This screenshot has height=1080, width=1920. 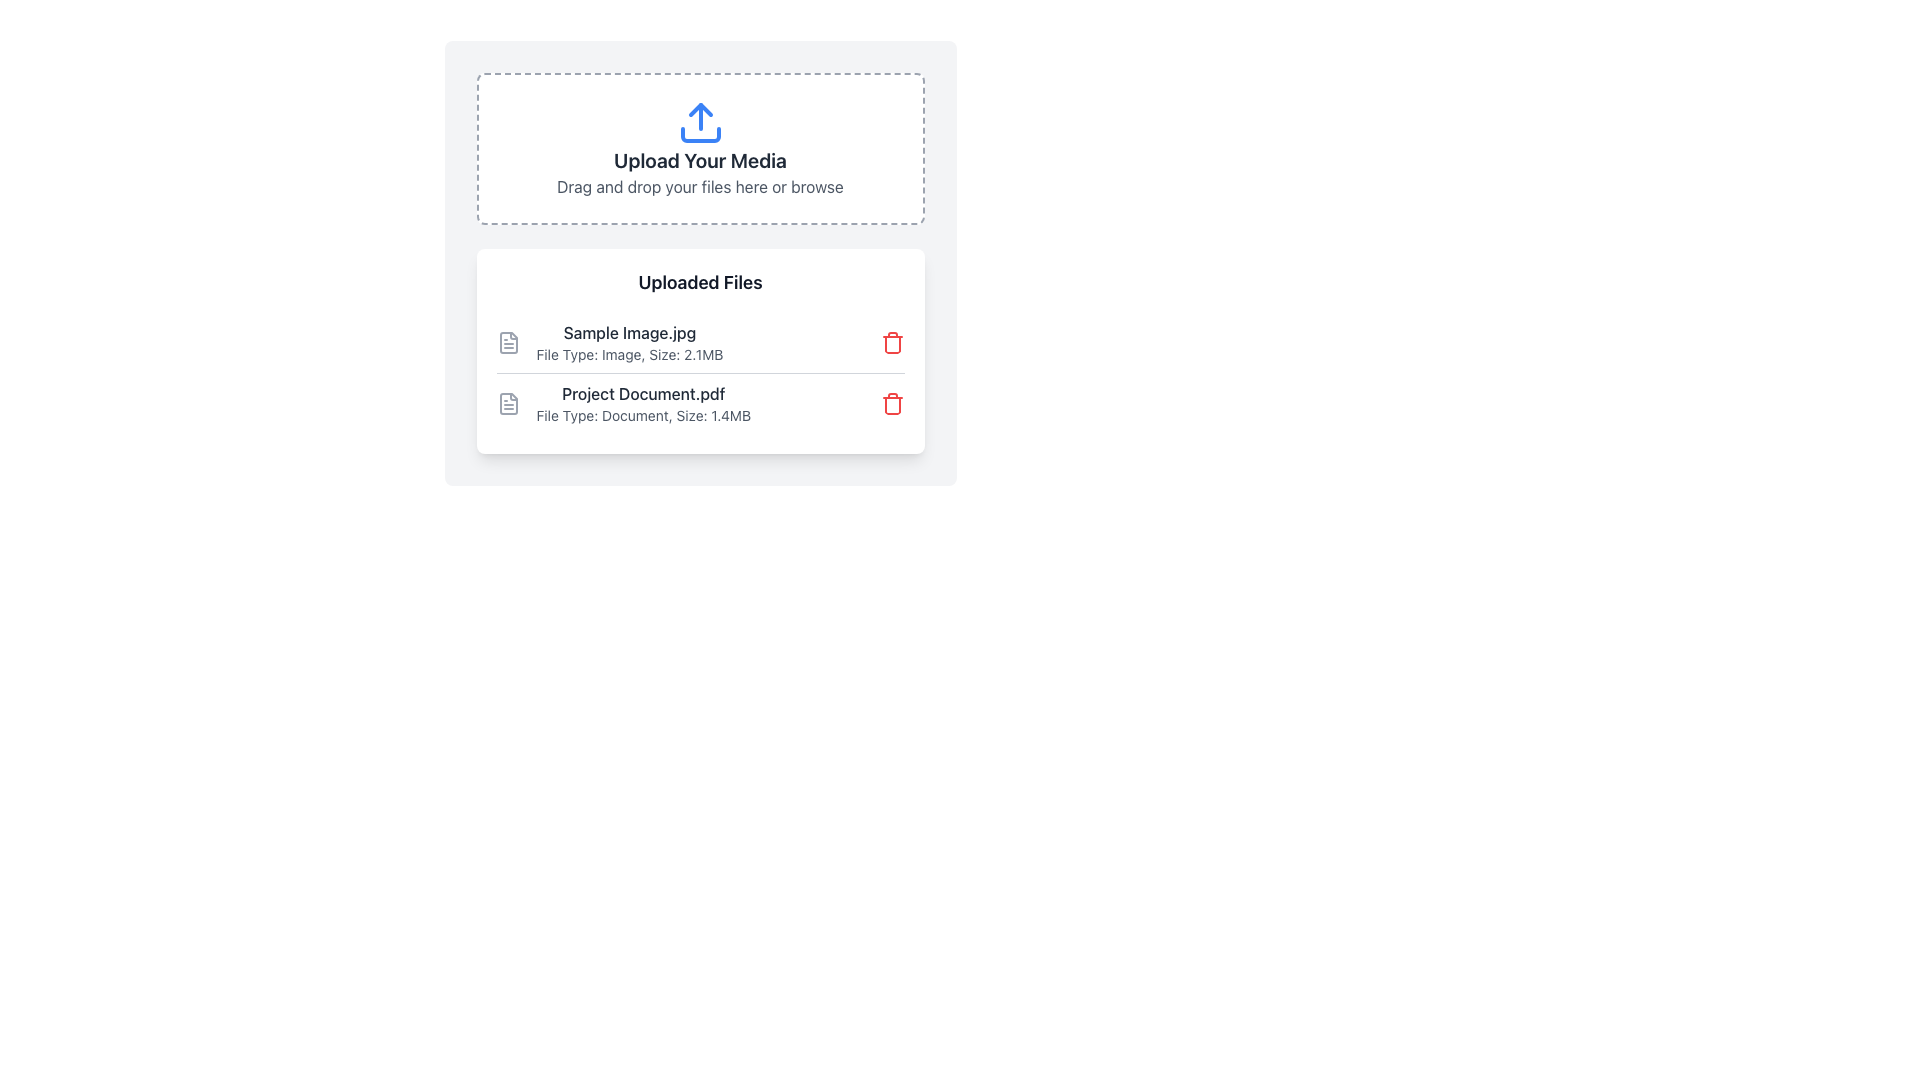 I want to click on the header text element that serves as the title for the media upload section, which is positioned below an icon and above the text 'Drag and drop your files here or browse.', so click(x=700, y=160).